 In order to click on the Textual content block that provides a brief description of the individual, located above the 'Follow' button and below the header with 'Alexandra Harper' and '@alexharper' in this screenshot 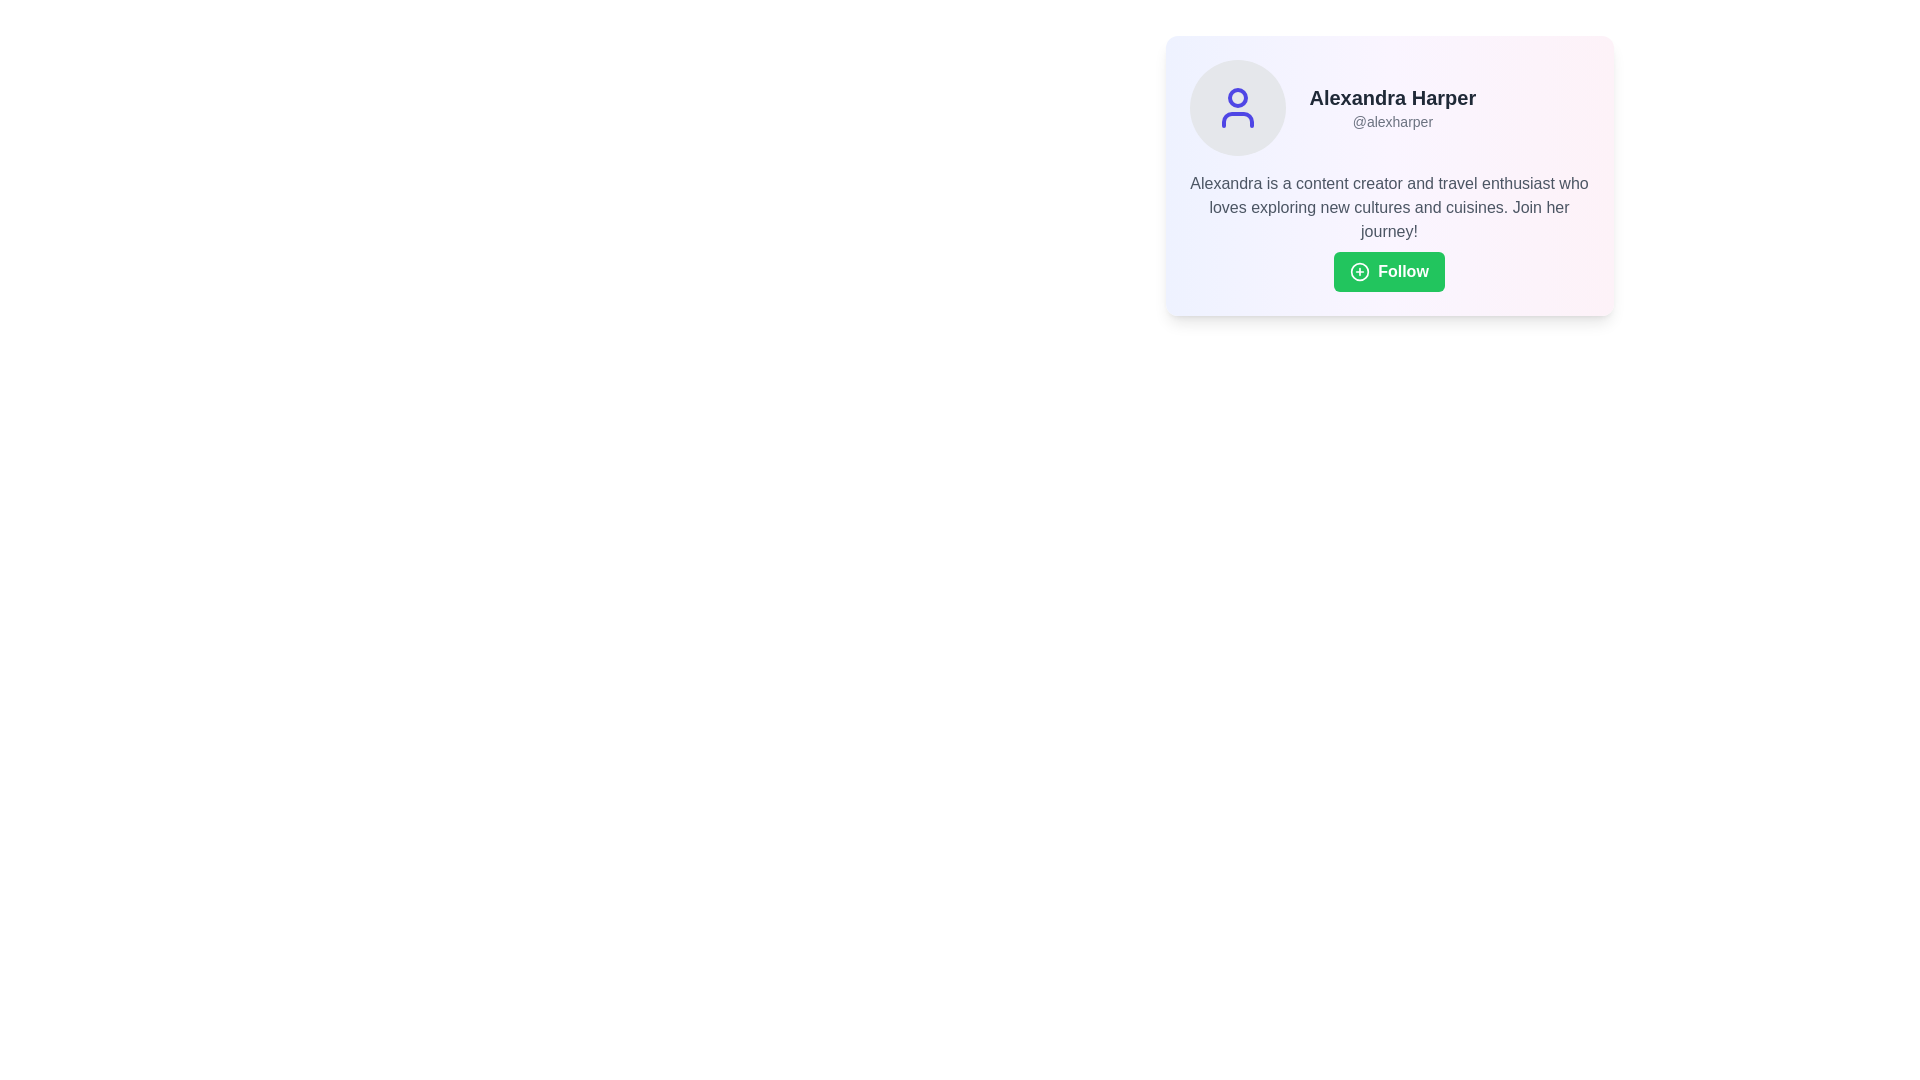, I will do `click(1388, 208)`.